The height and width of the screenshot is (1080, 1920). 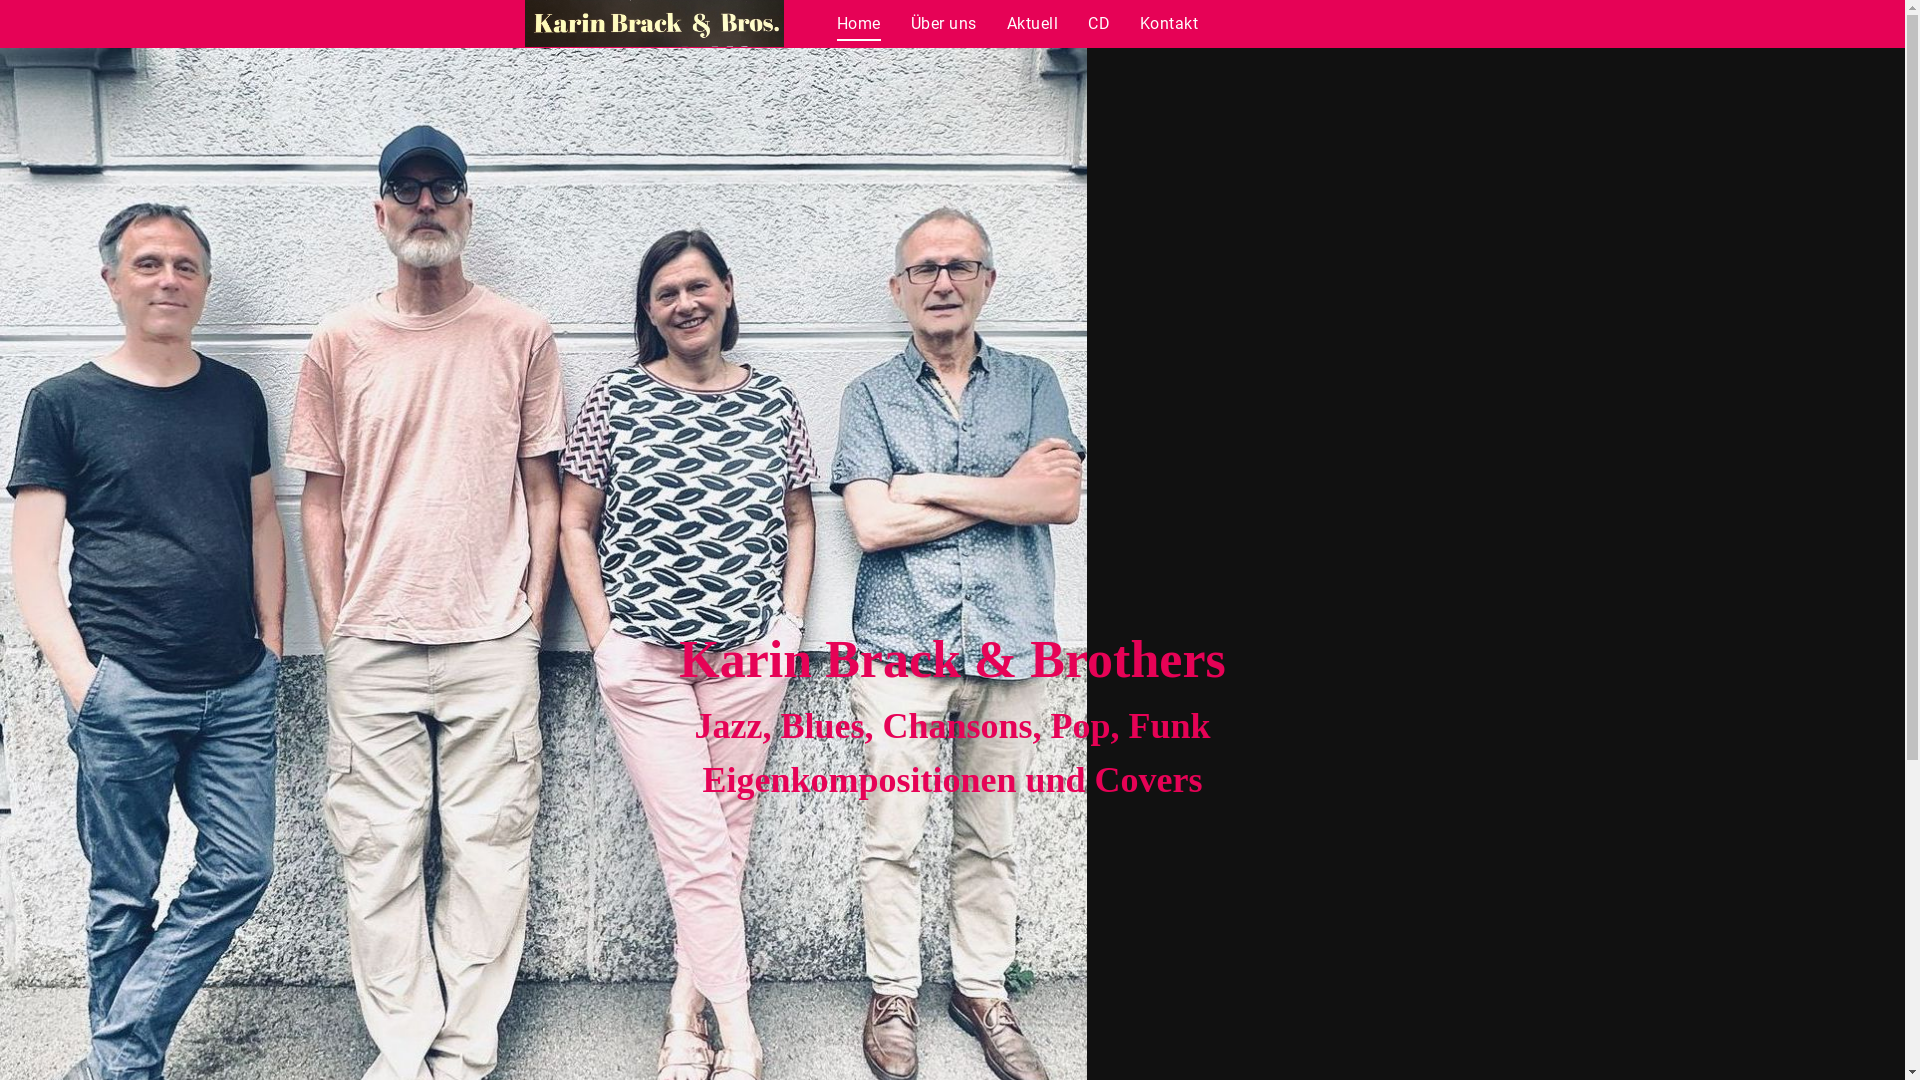 What do you see at coordinates (1032, 23) in the screenshot?
I see `'Aktuell'` at bounding box center [1032, 23].